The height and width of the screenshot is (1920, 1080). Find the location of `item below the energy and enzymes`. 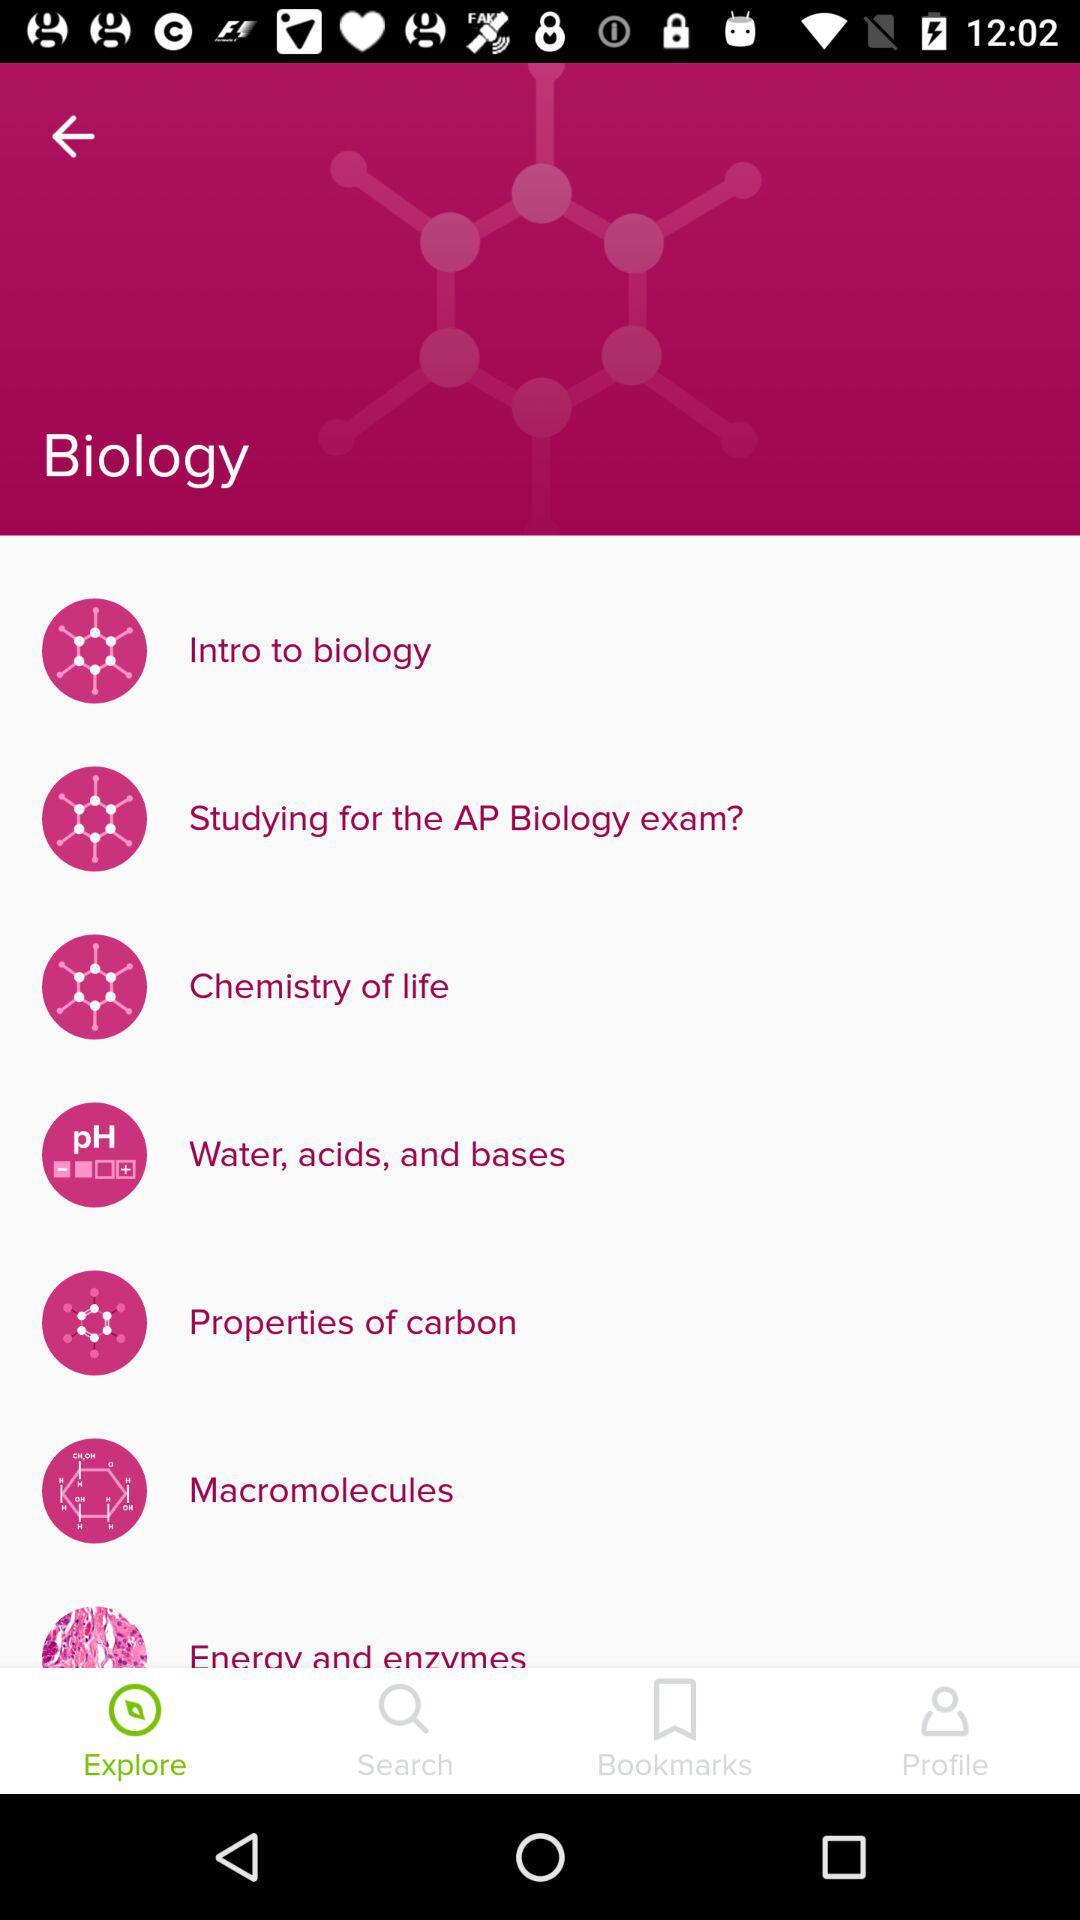

item below the energy and enzymes is located at coordinates (675, 1732).